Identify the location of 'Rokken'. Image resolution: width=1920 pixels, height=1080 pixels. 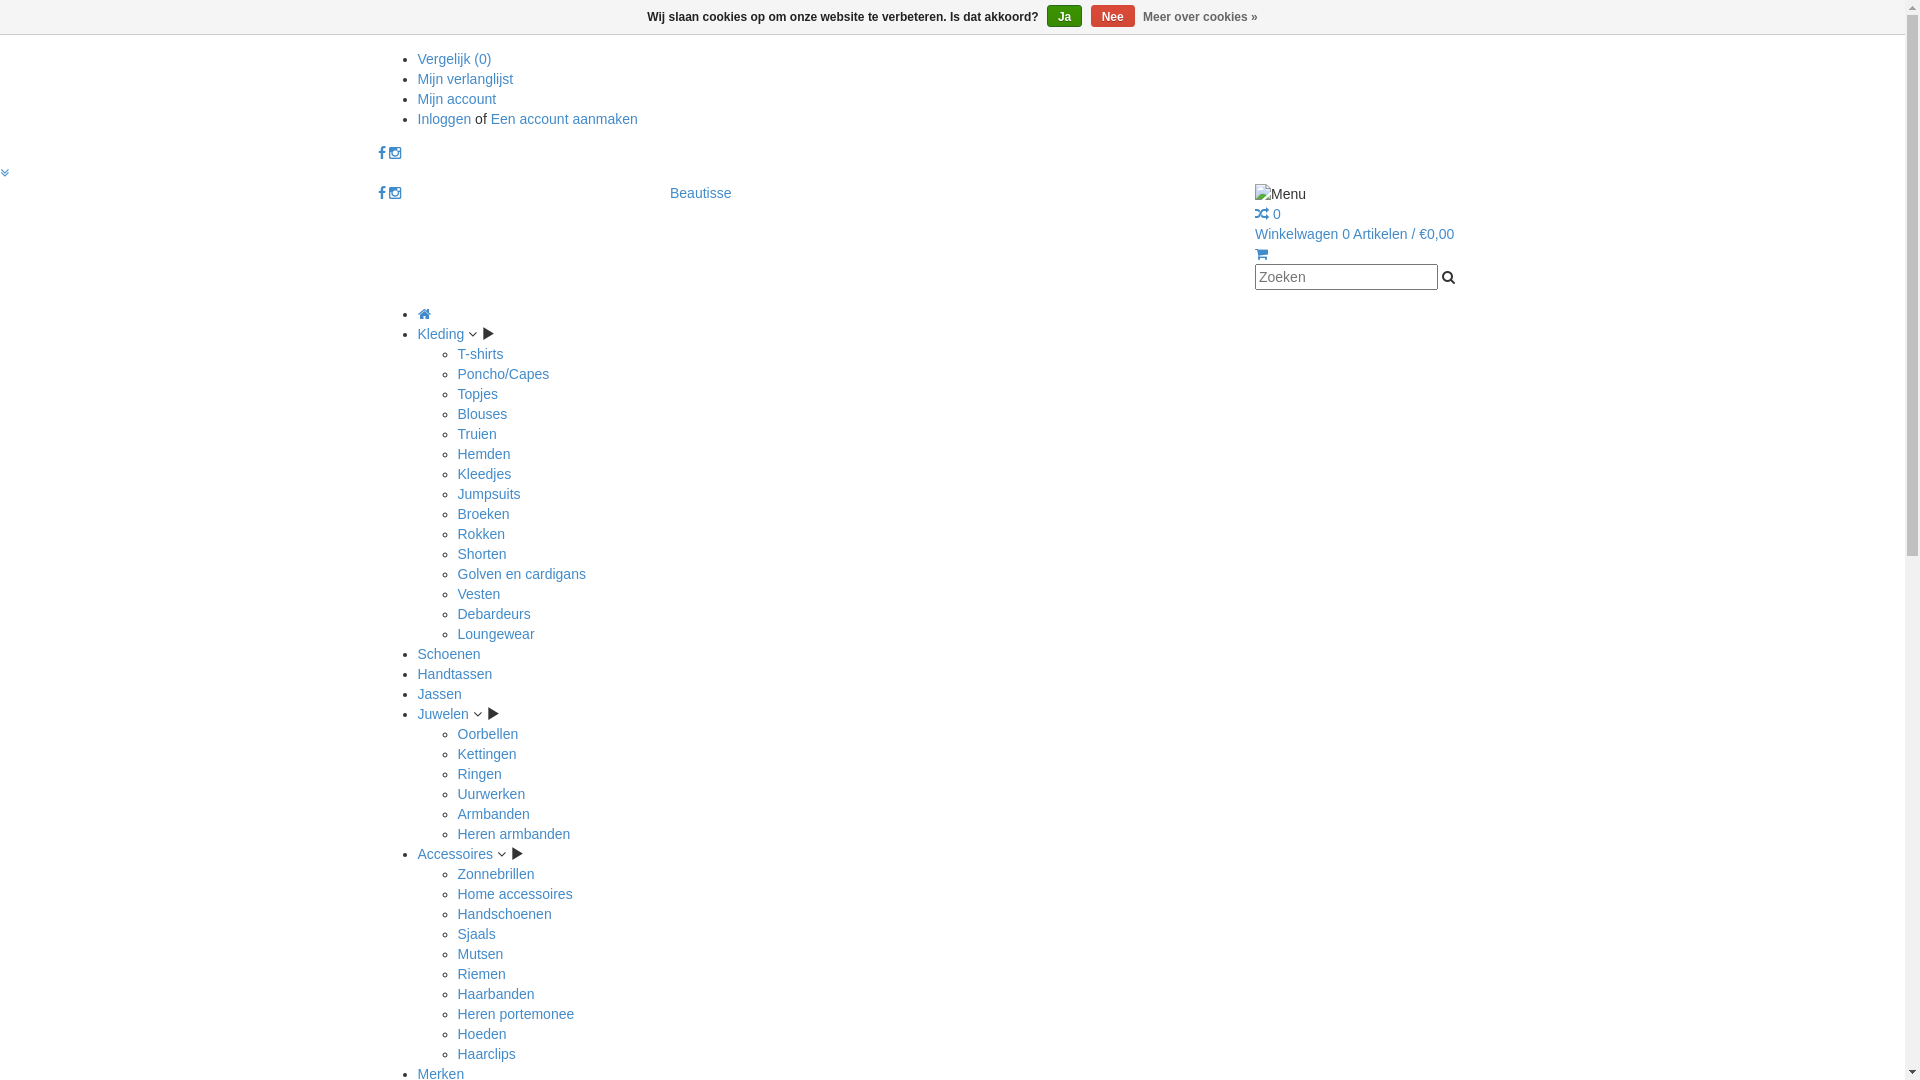
(481, 532).